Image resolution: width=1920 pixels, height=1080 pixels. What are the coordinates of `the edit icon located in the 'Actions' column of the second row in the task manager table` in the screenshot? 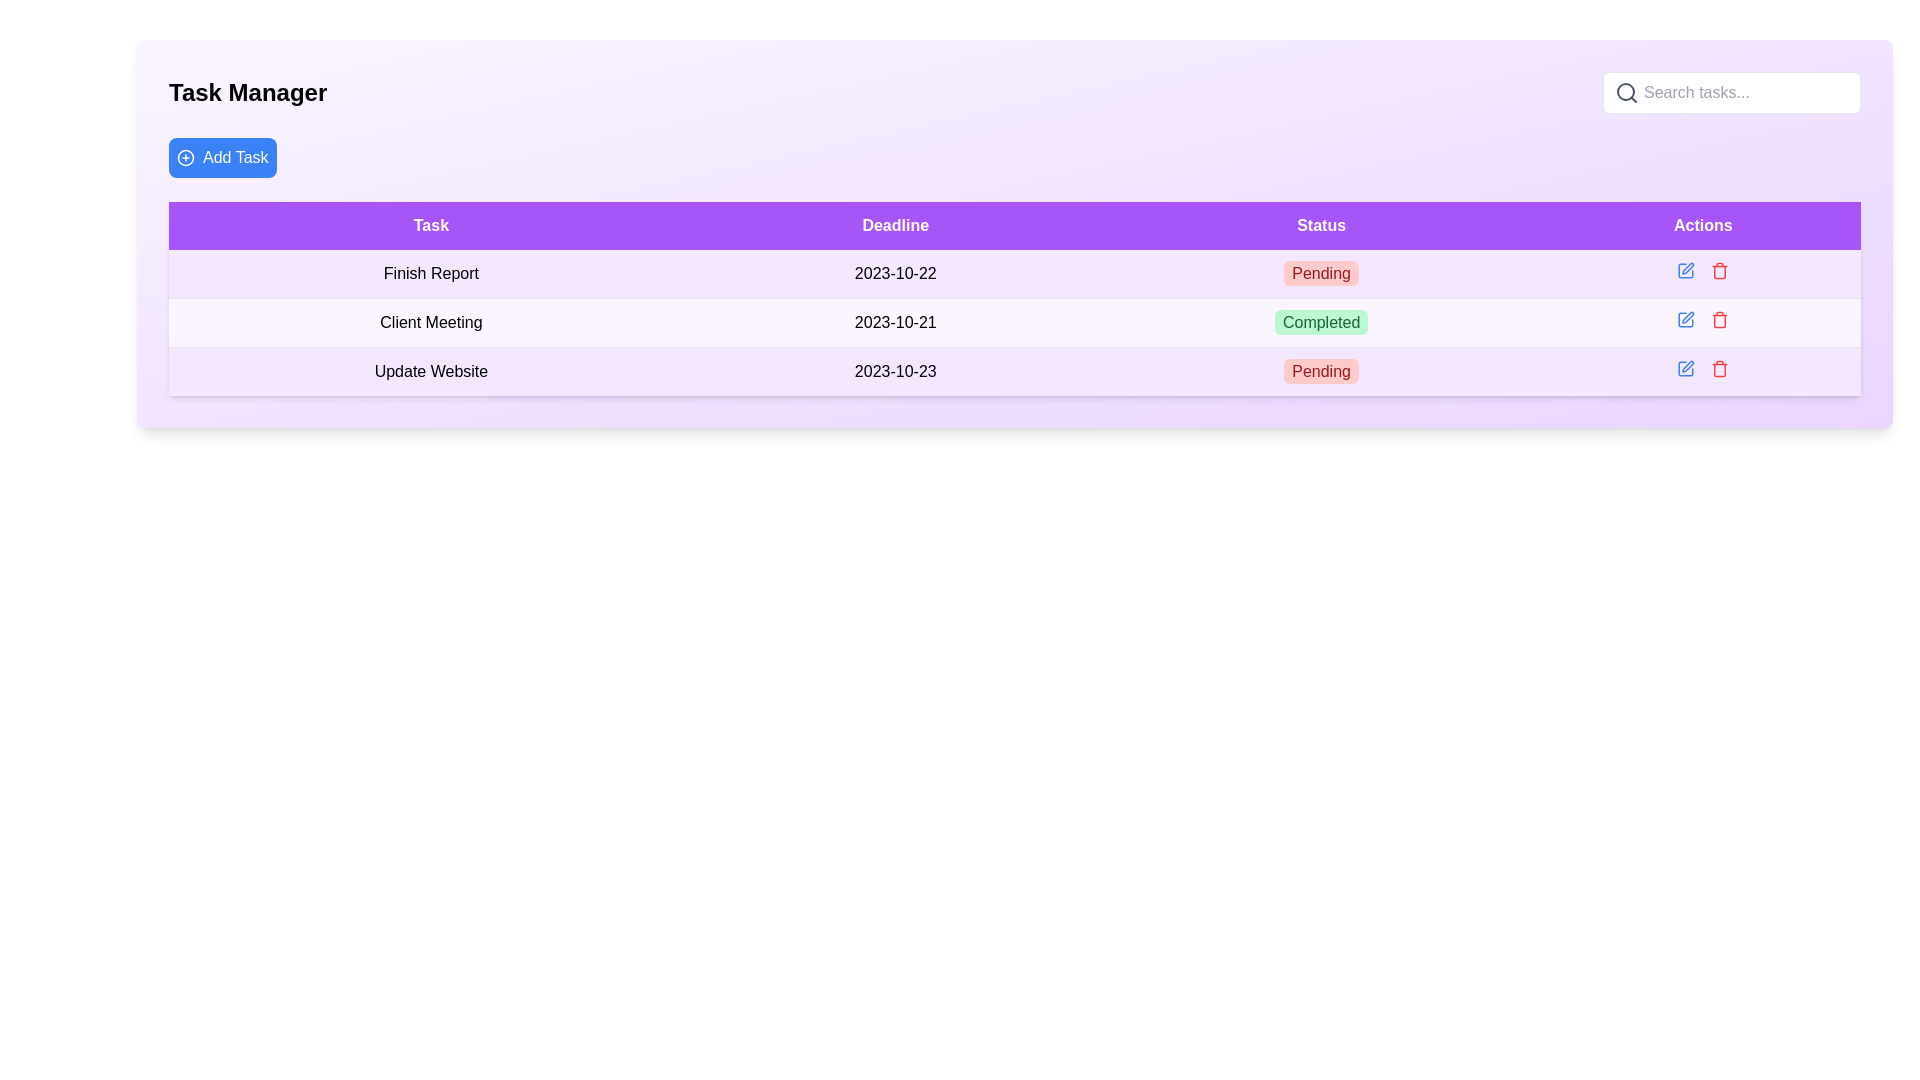 It's located at (1687, 316).